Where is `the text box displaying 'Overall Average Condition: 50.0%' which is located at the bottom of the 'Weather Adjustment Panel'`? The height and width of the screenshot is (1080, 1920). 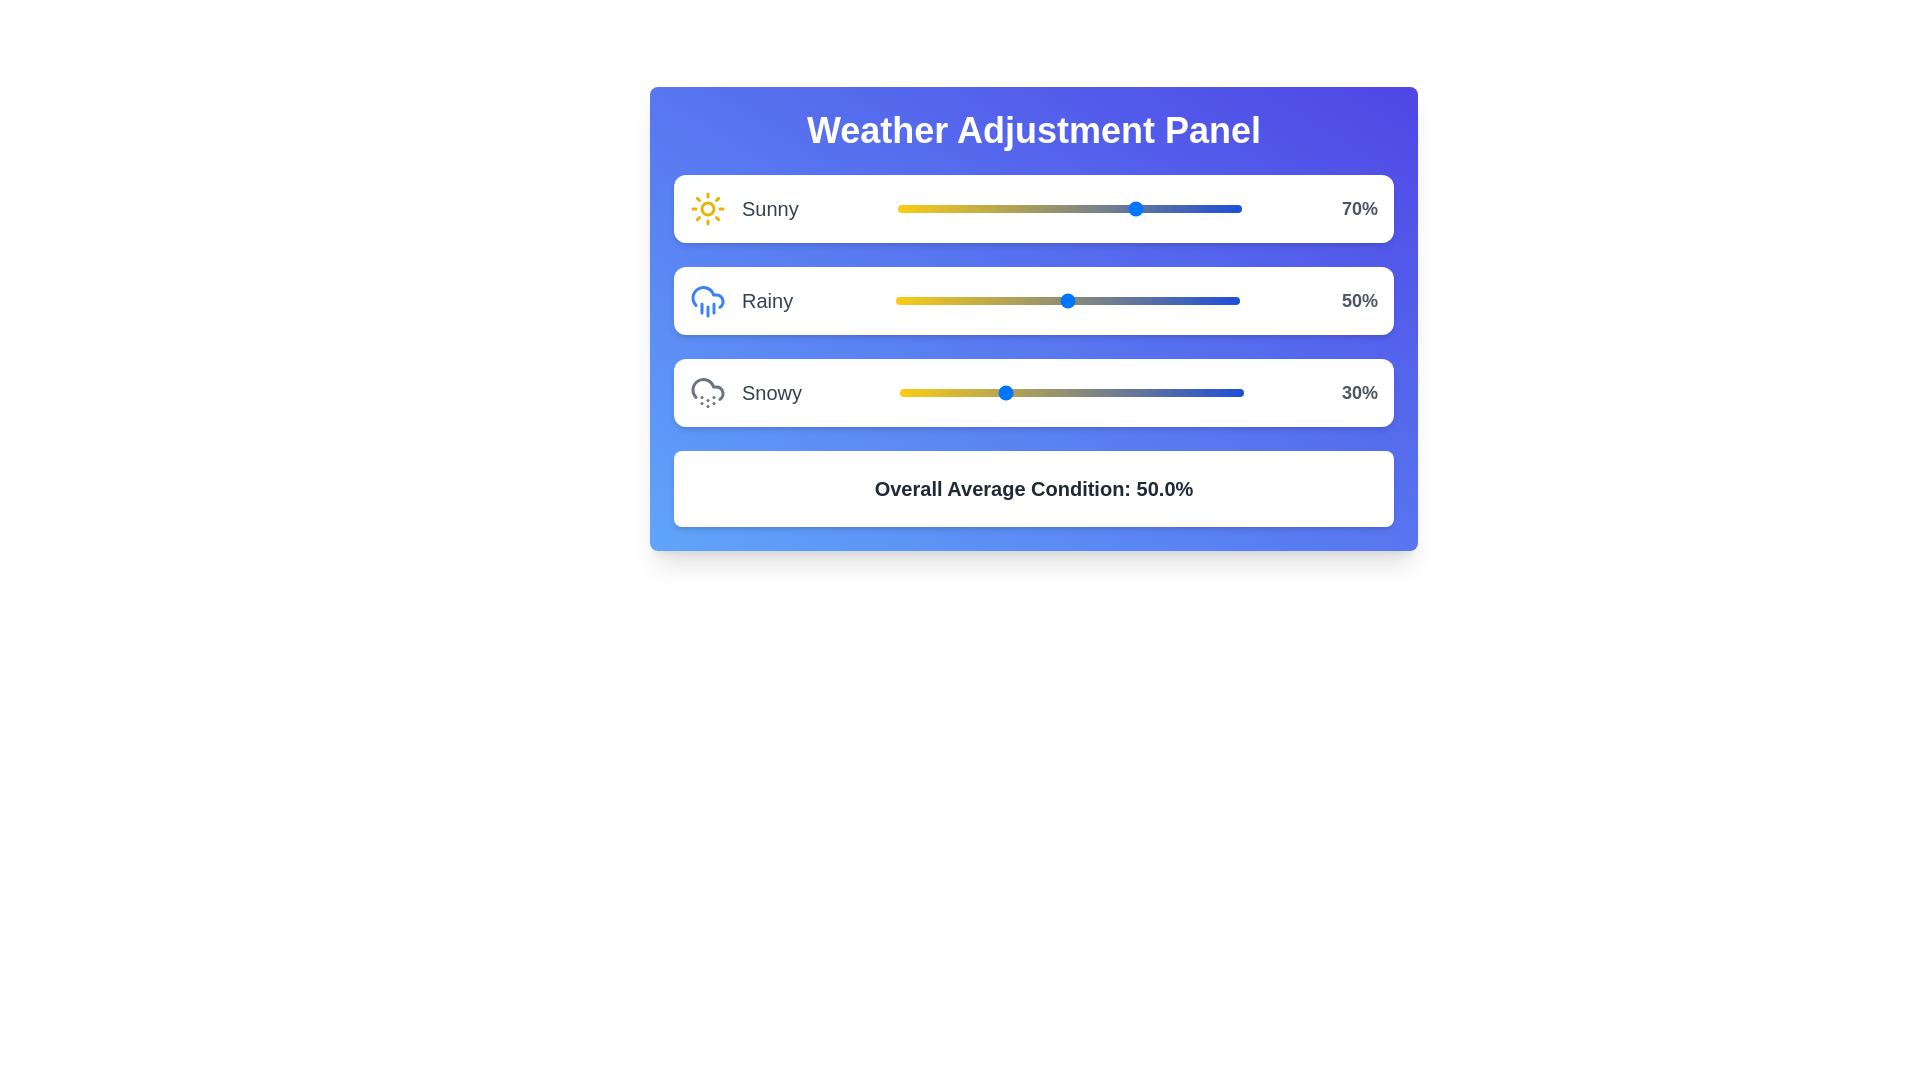 the text box displaying 'Overall Average Condition: 50.0%' which is located at the bottom of the 'Weather Adjustment Panel' is located at coordinates (1033, 489).